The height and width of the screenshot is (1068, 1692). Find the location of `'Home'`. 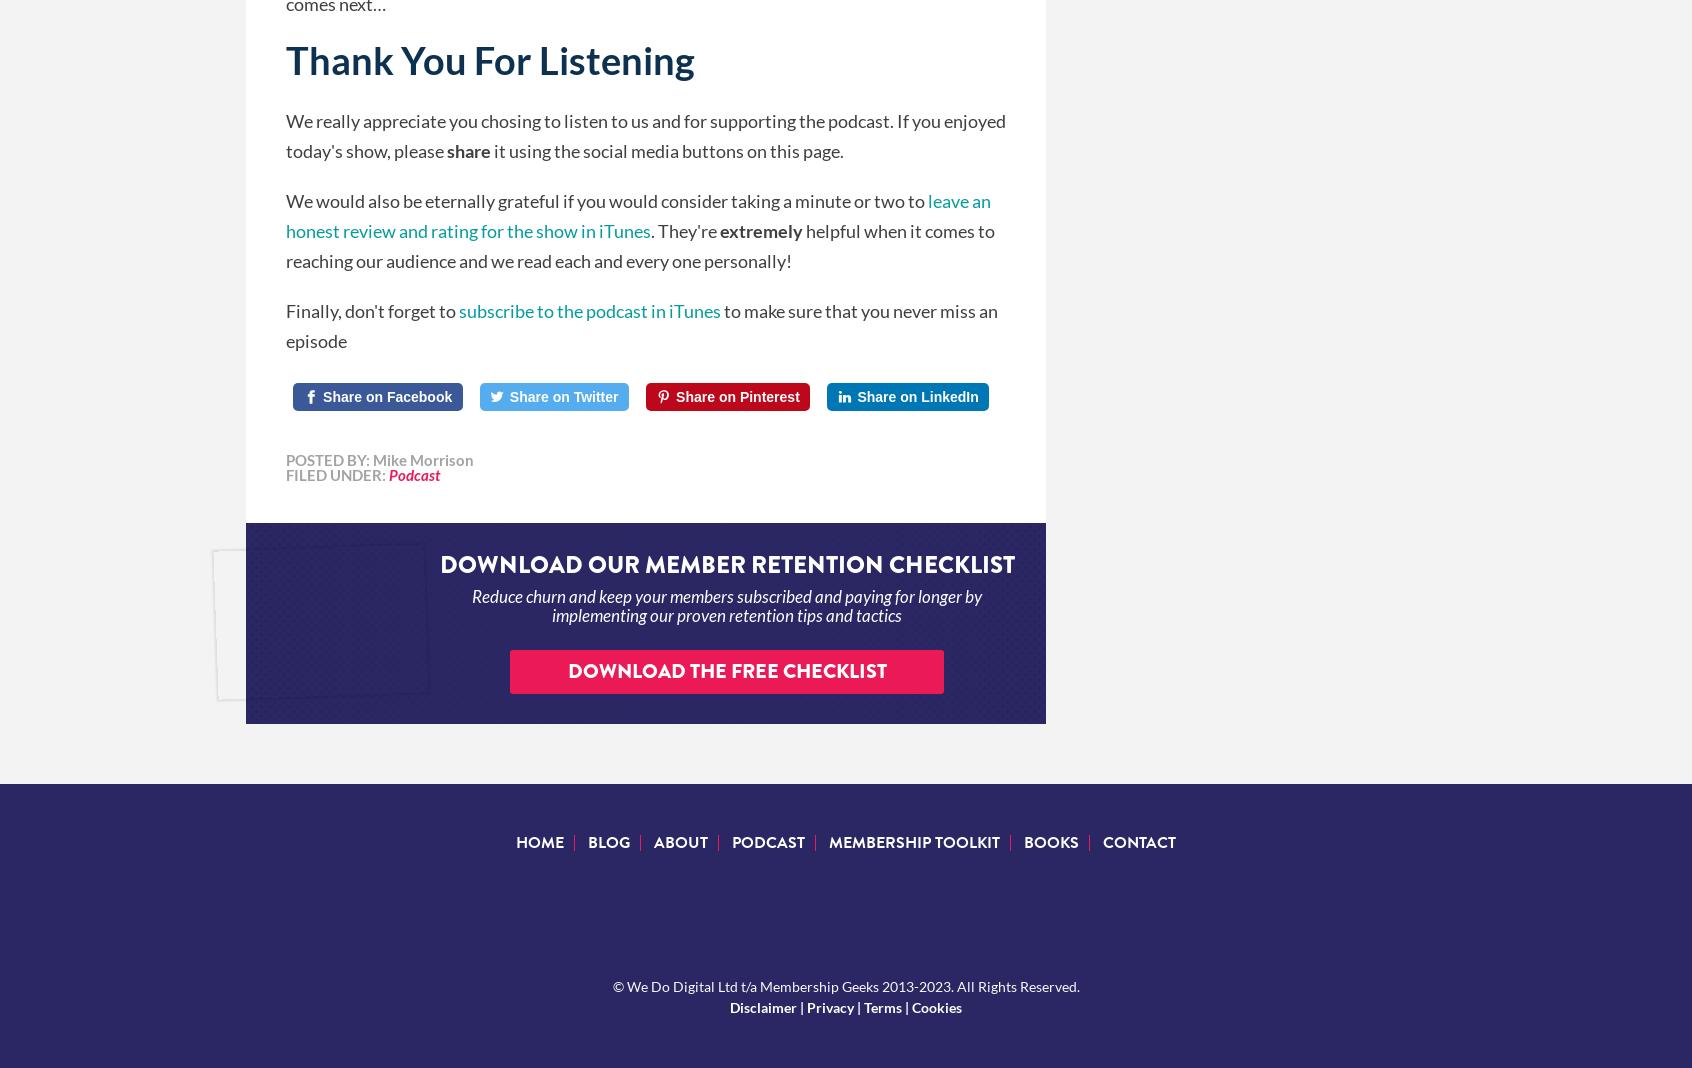

'Home' is located at coordinates (539, 841).